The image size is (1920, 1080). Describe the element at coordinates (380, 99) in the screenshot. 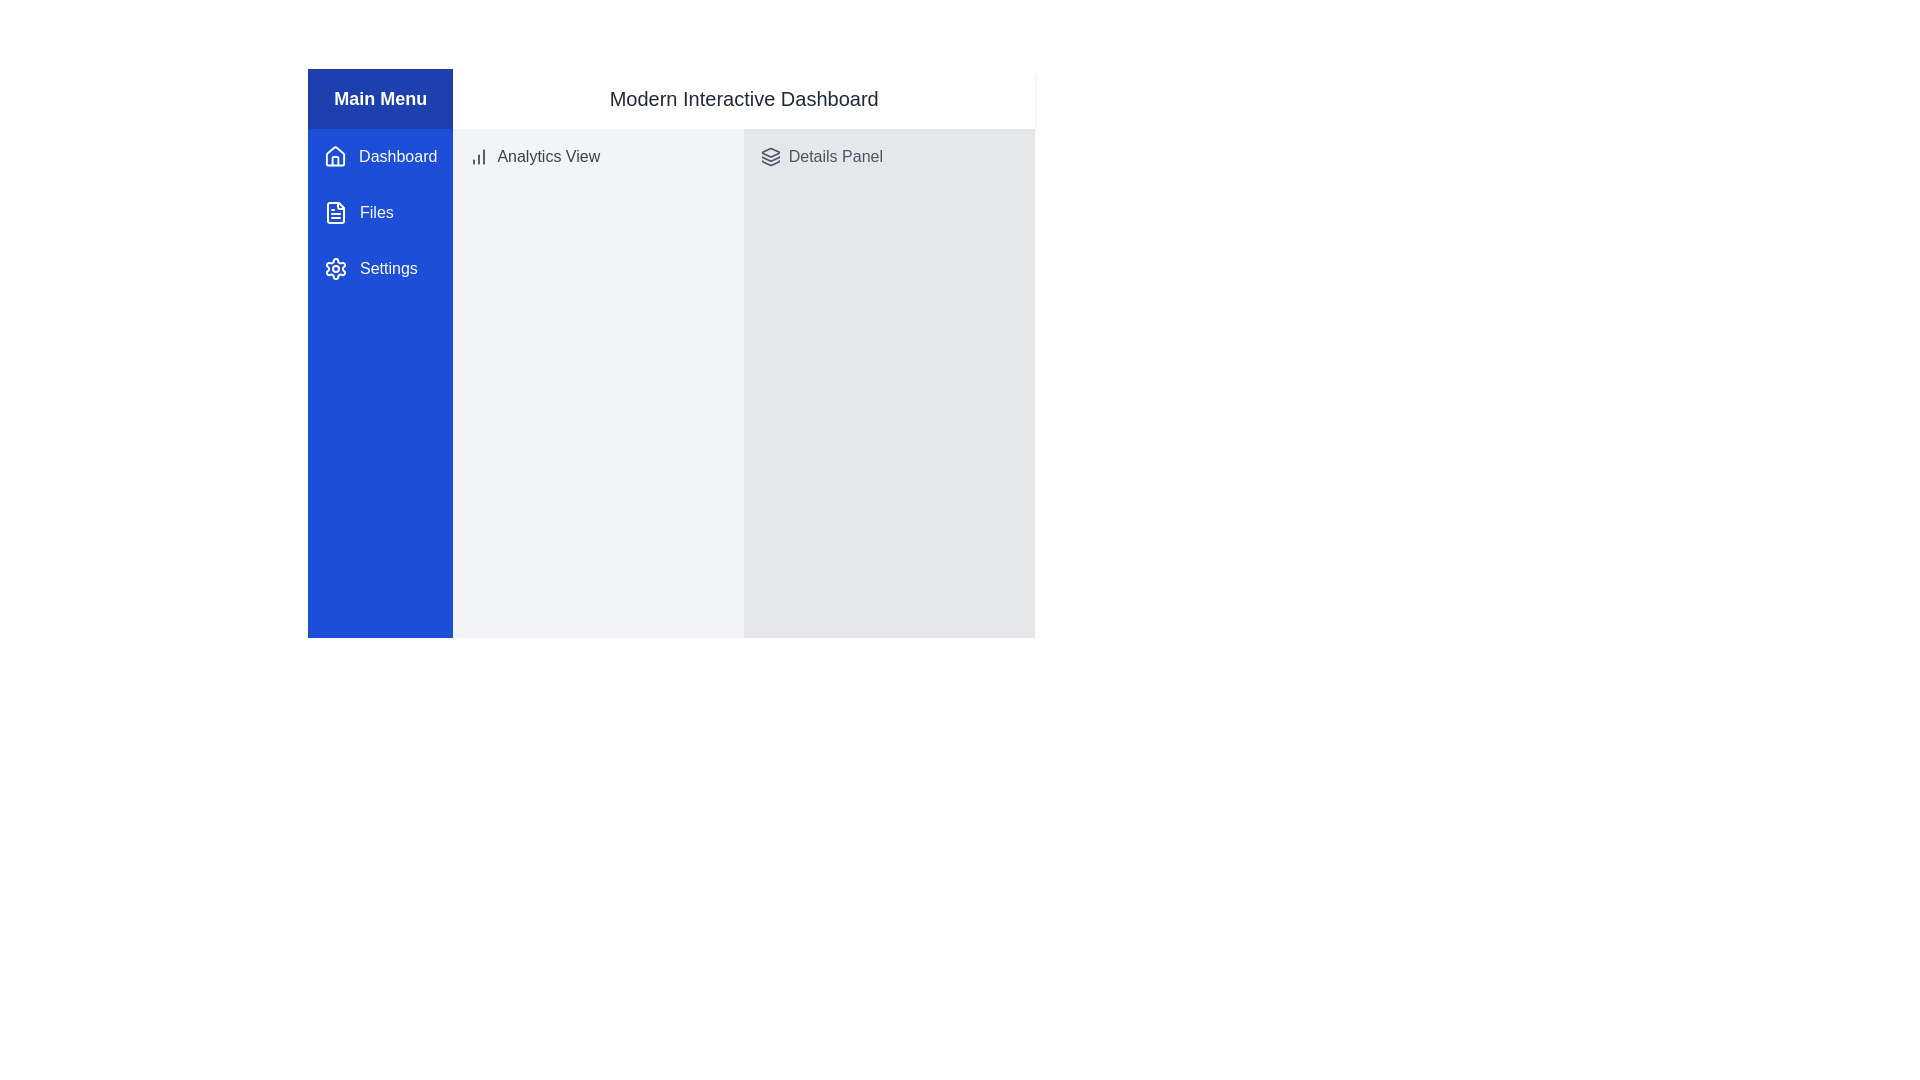

I see `the static text label or header that serves as the title for the sidebar menu, located at the top of the vertical sidebar on the left edge of the application layout` at that location.